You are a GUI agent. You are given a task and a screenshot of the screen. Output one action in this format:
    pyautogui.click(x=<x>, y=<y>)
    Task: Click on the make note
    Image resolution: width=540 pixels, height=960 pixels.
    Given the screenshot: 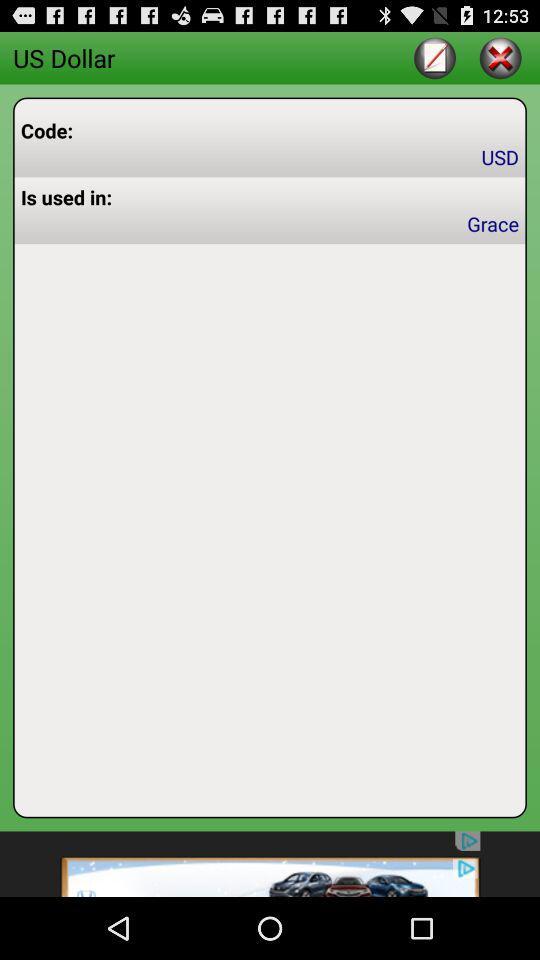 What is the action you would take?
    pyautogui.click(x=434, y=56)
    